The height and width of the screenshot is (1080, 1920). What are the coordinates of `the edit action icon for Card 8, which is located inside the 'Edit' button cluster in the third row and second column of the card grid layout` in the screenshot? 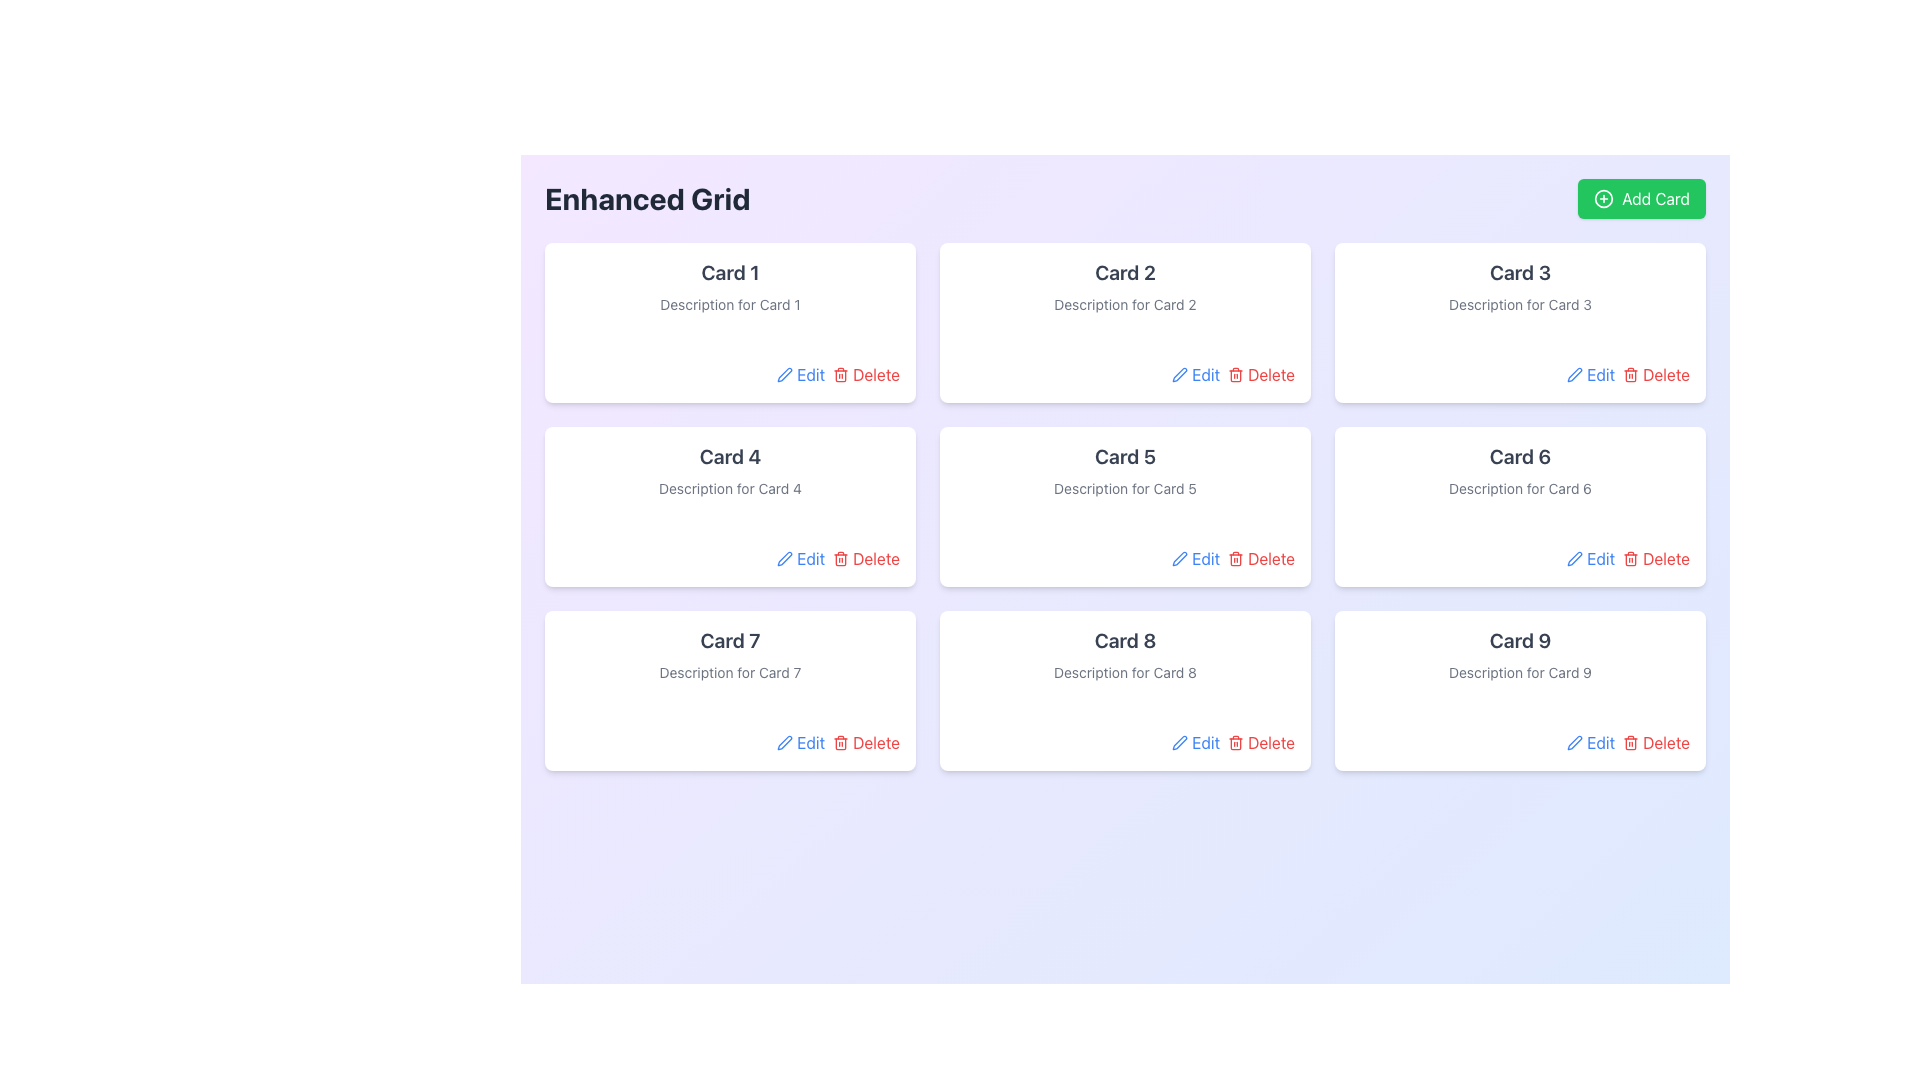 It's located at (1180, 743).